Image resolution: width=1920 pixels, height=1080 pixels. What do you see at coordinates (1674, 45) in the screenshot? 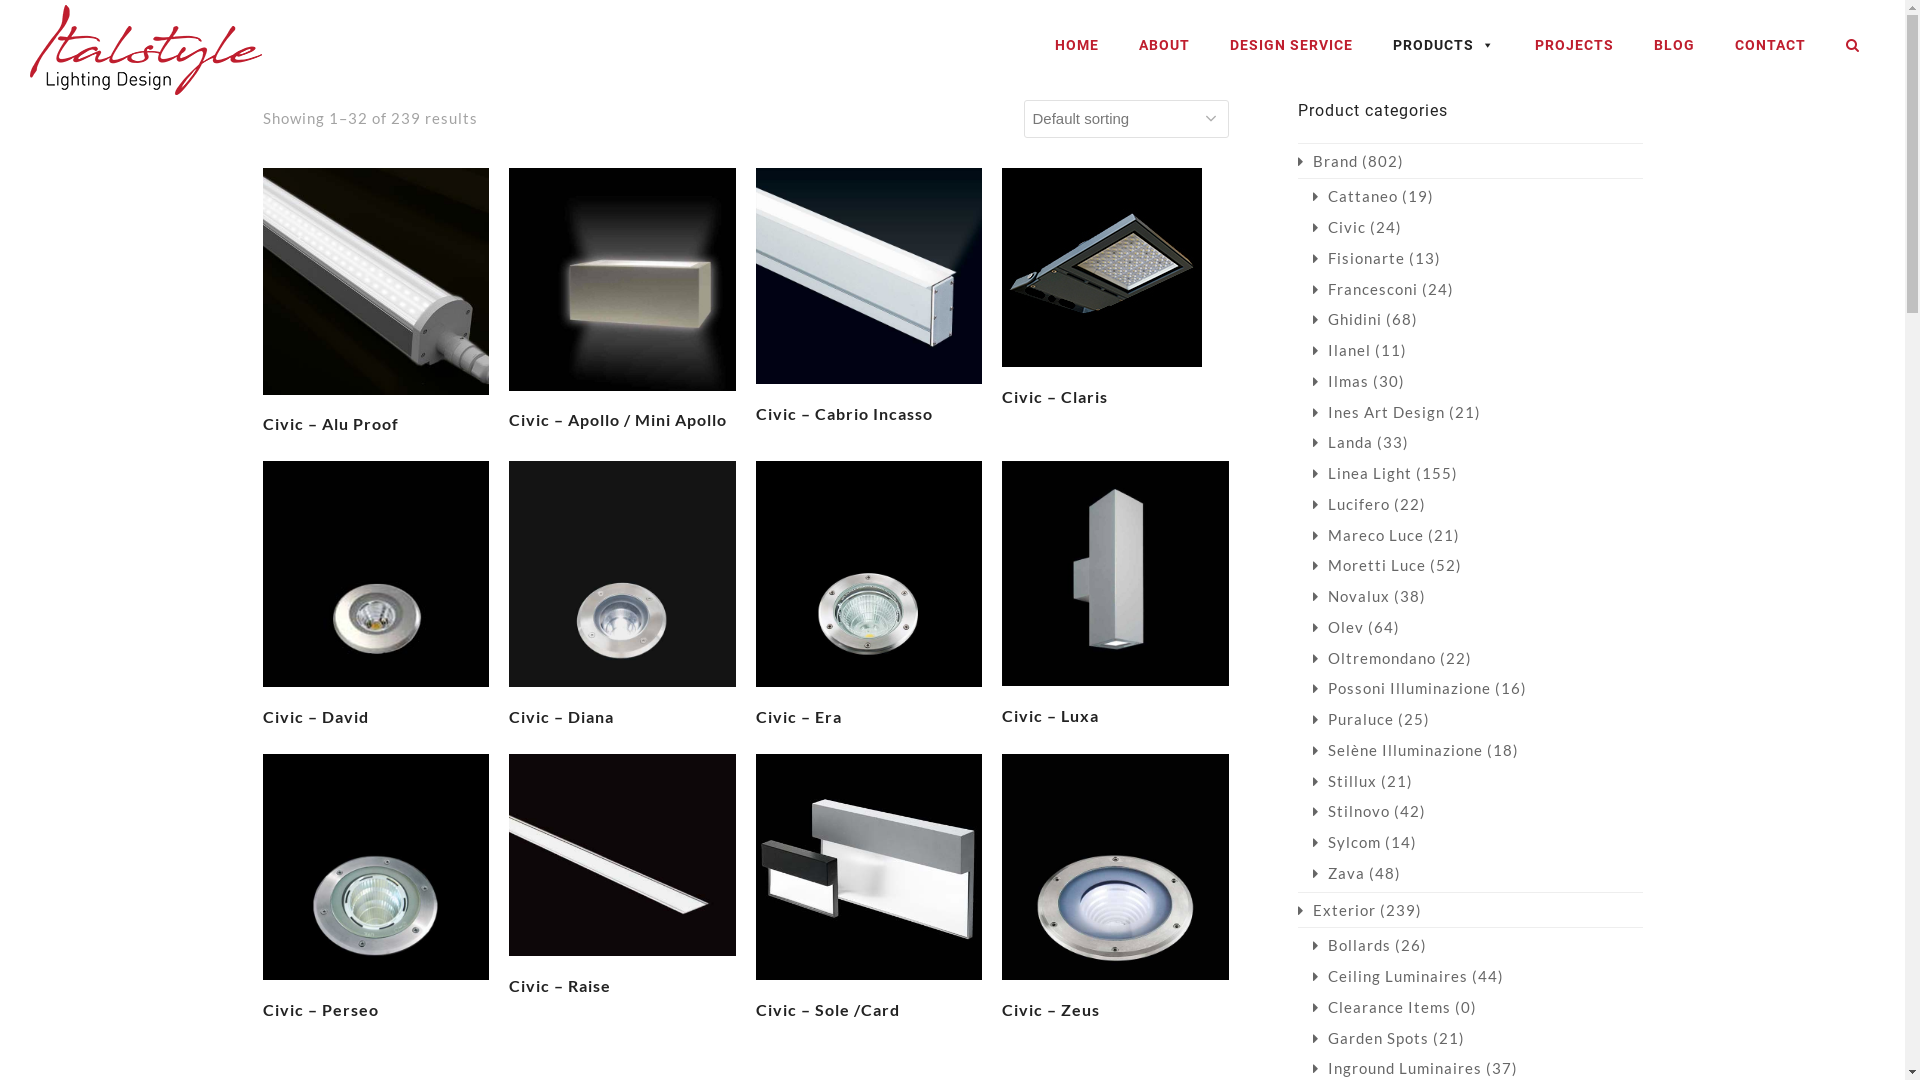
I see `'BLOG'` at bounding box center [1674, 45].